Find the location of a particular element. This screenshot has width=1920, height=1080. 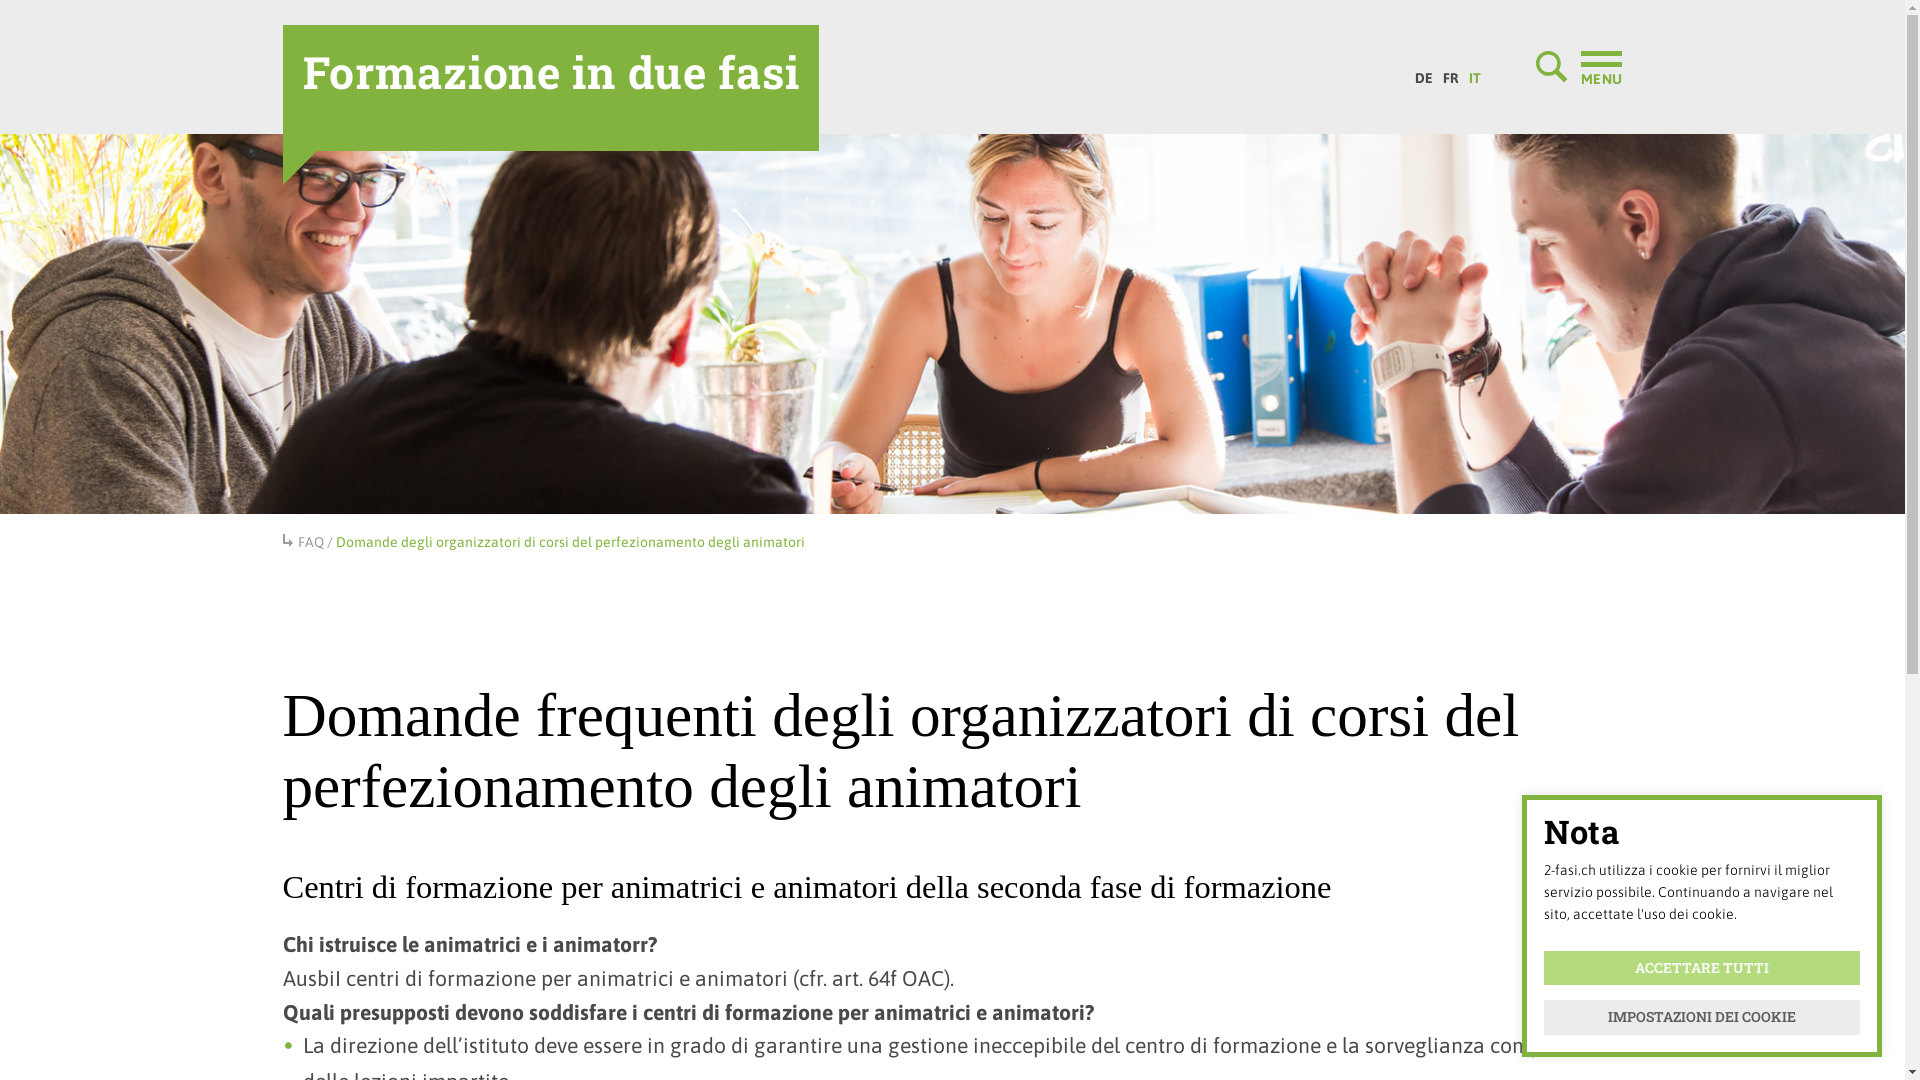

'MENU' is located at coordinates (1578, 65).